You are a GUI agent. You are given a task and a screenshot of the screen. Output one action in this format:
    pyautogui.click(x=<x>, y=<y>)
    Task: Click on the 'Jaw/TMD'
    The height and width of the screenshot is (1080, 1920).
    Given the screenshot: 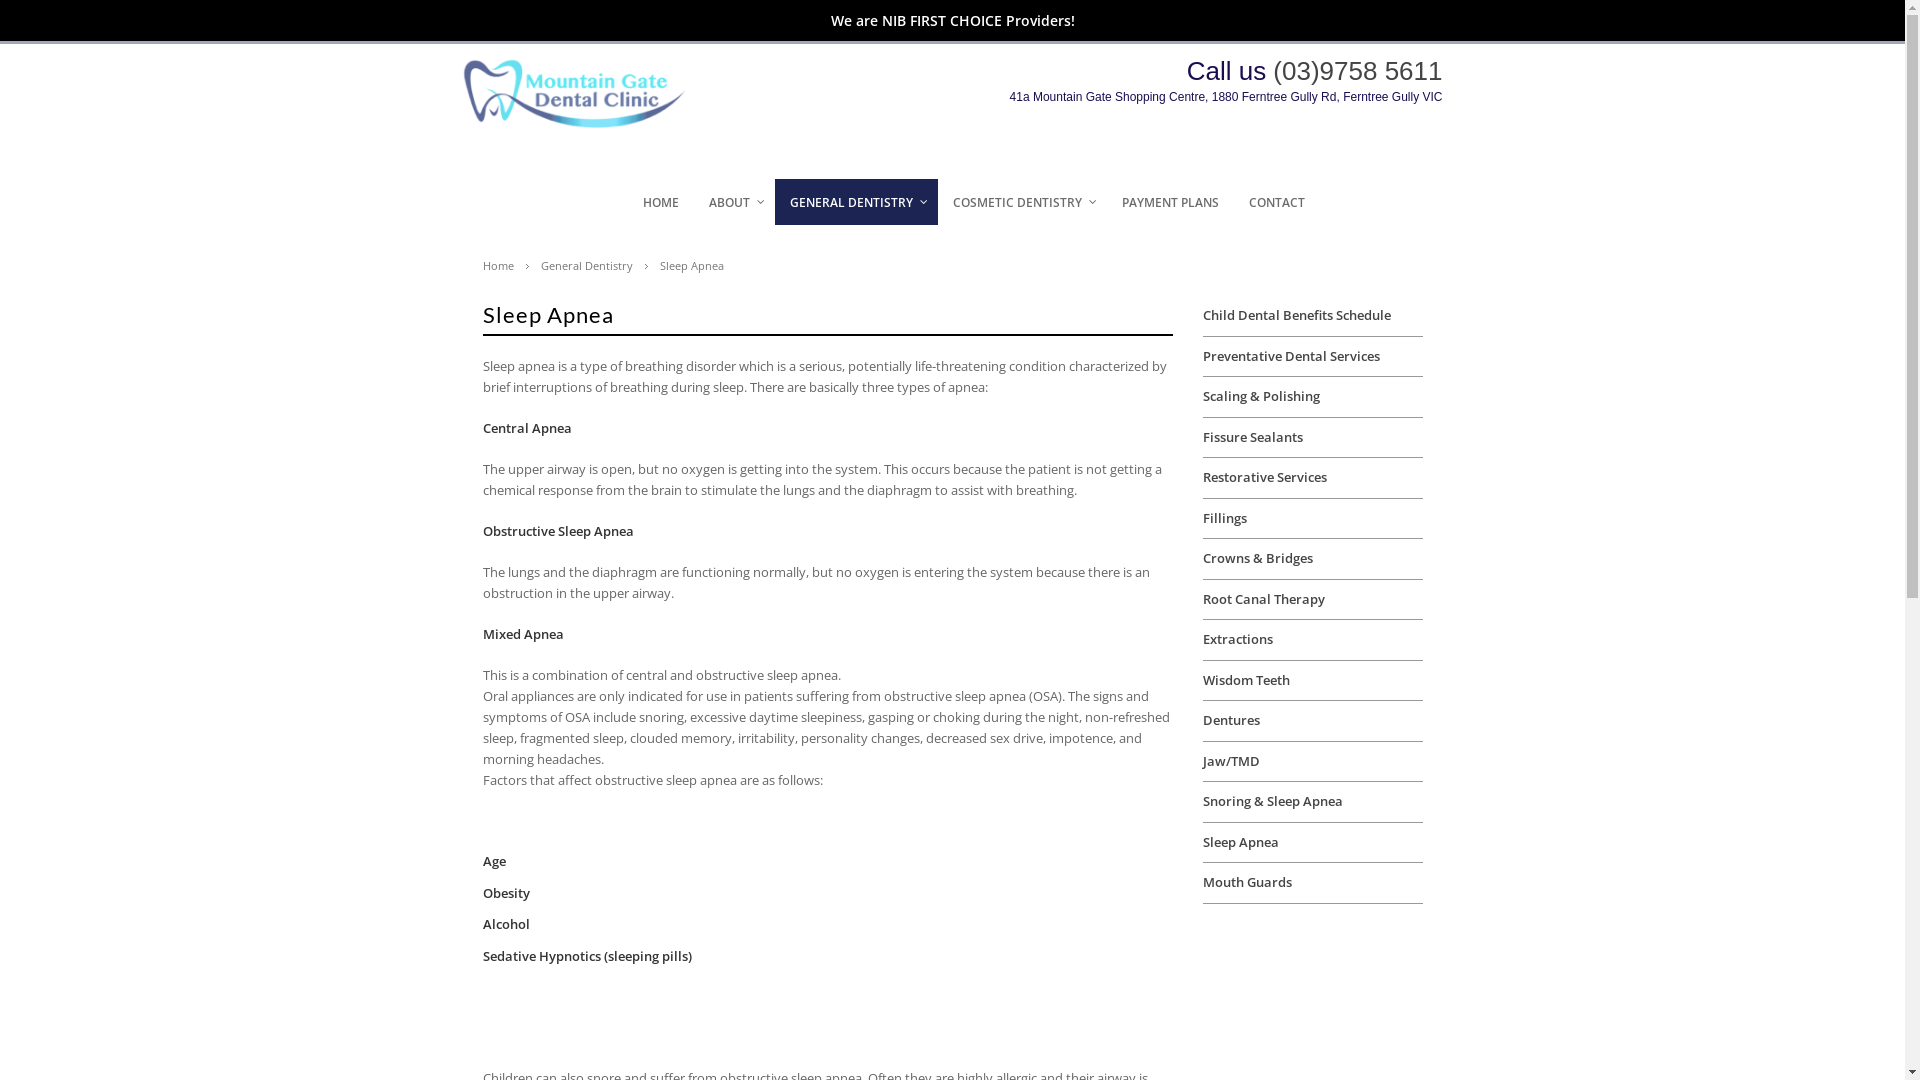 What is the action you would take?
    pyautogui.click(x=1229, y=760)
    